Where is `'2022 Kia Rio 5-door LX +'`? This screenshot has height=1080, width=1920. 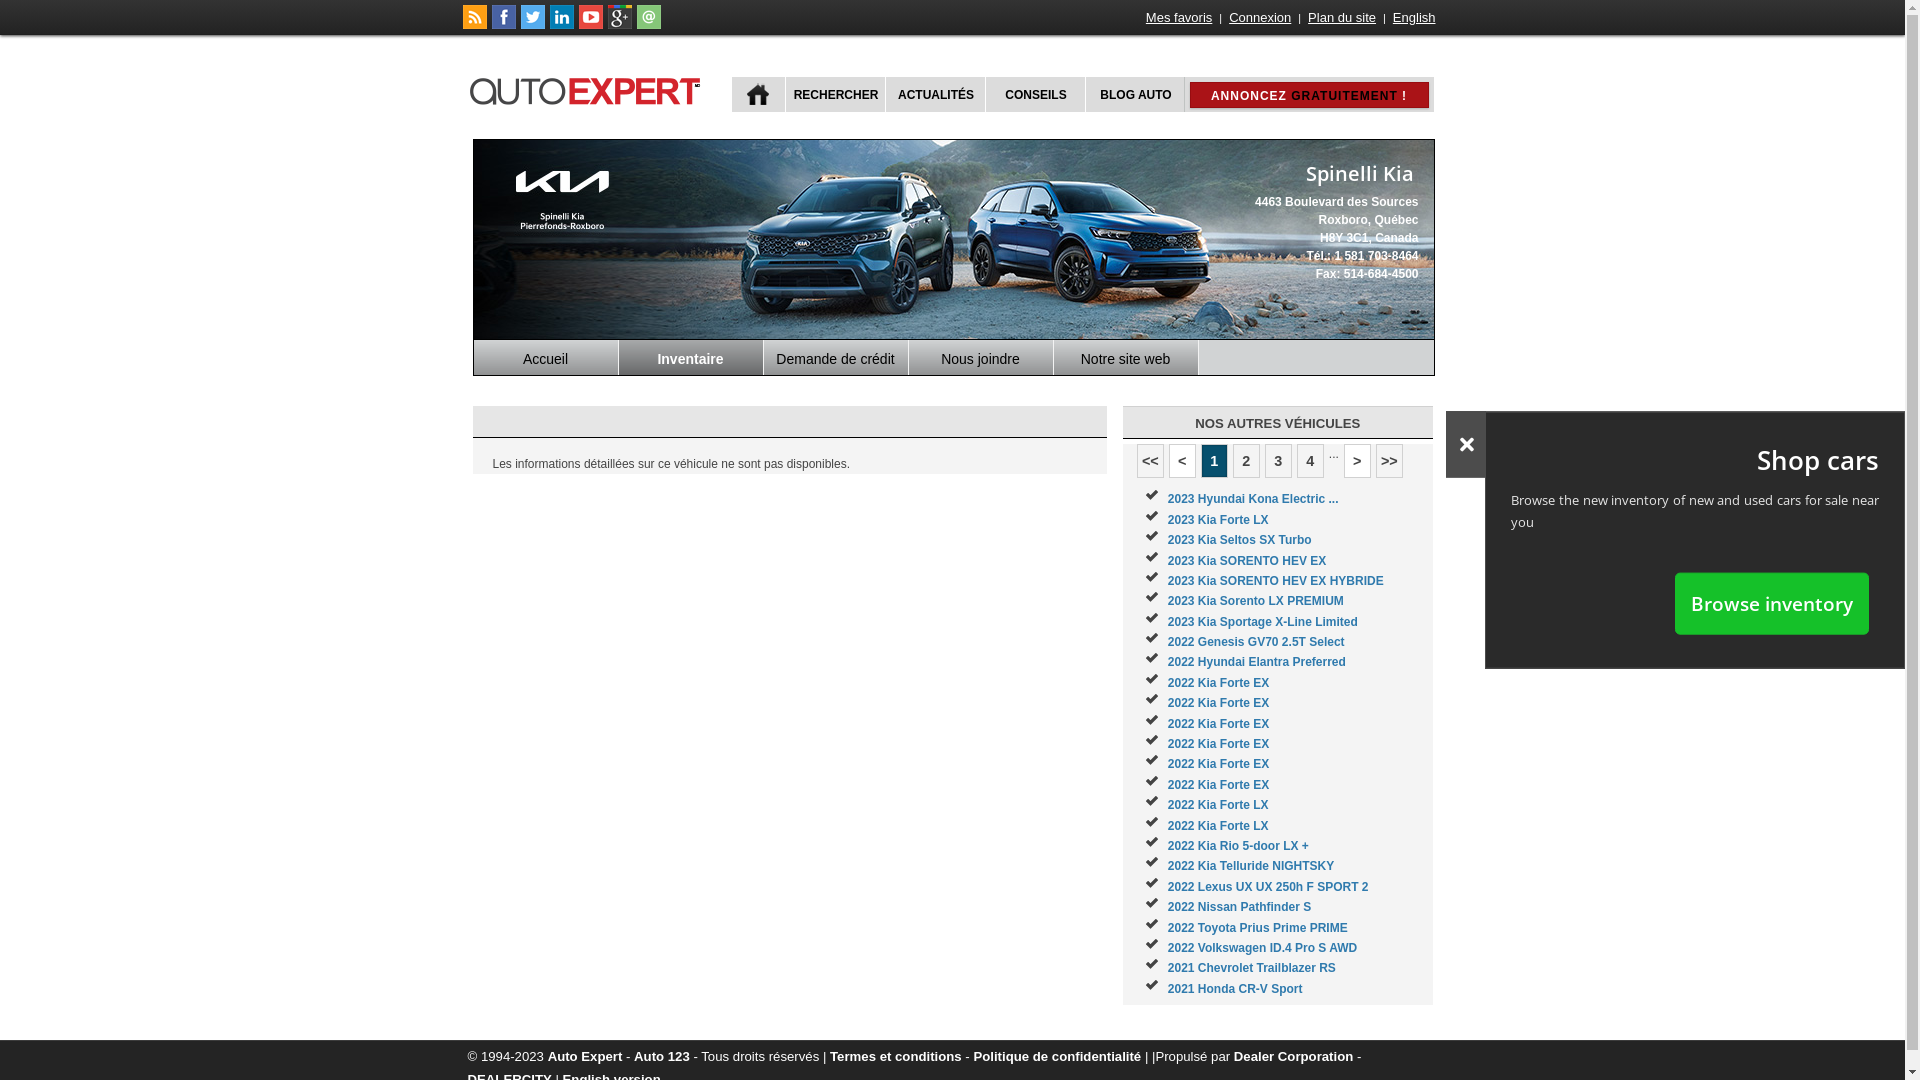
'2022 Kia Rio 5-door LX +' is located at coordinates (1237, 845).